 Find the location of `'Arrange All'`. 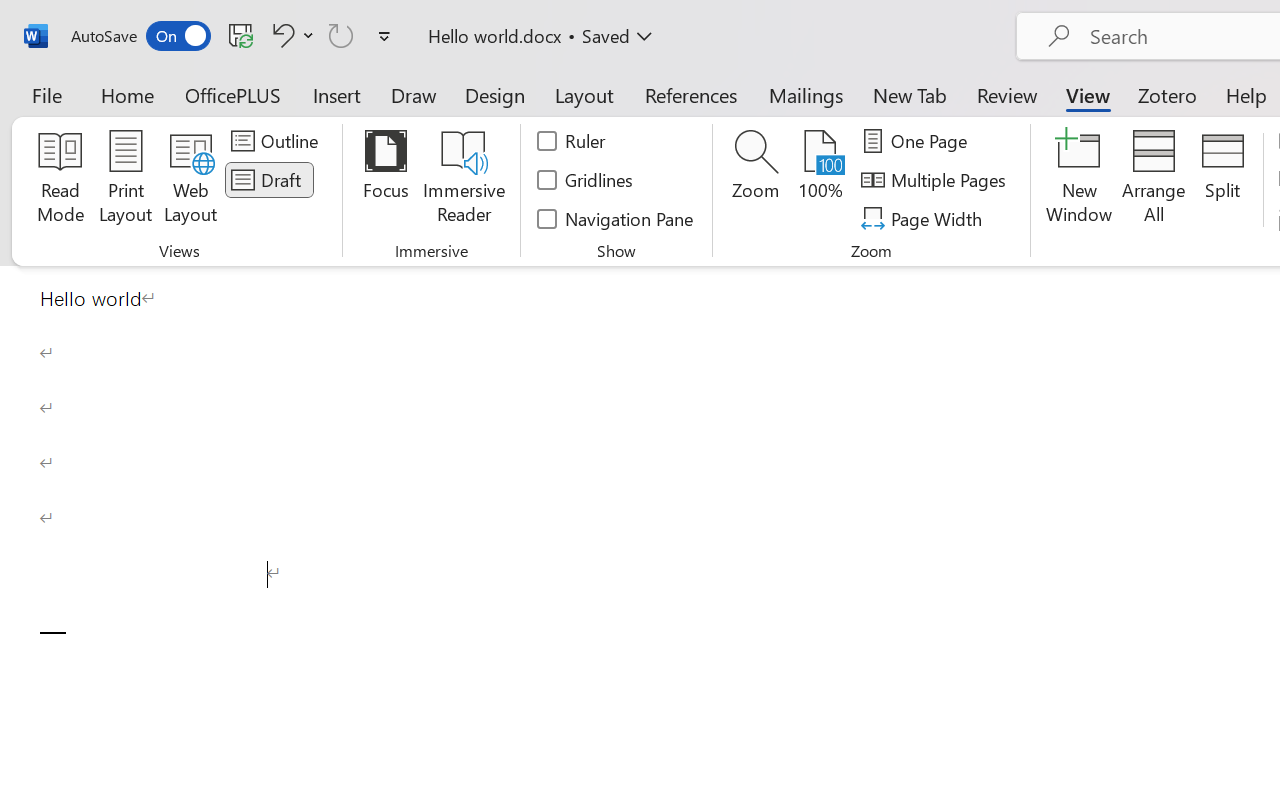

'Arrange All' is located at coordinates (1153, 179).